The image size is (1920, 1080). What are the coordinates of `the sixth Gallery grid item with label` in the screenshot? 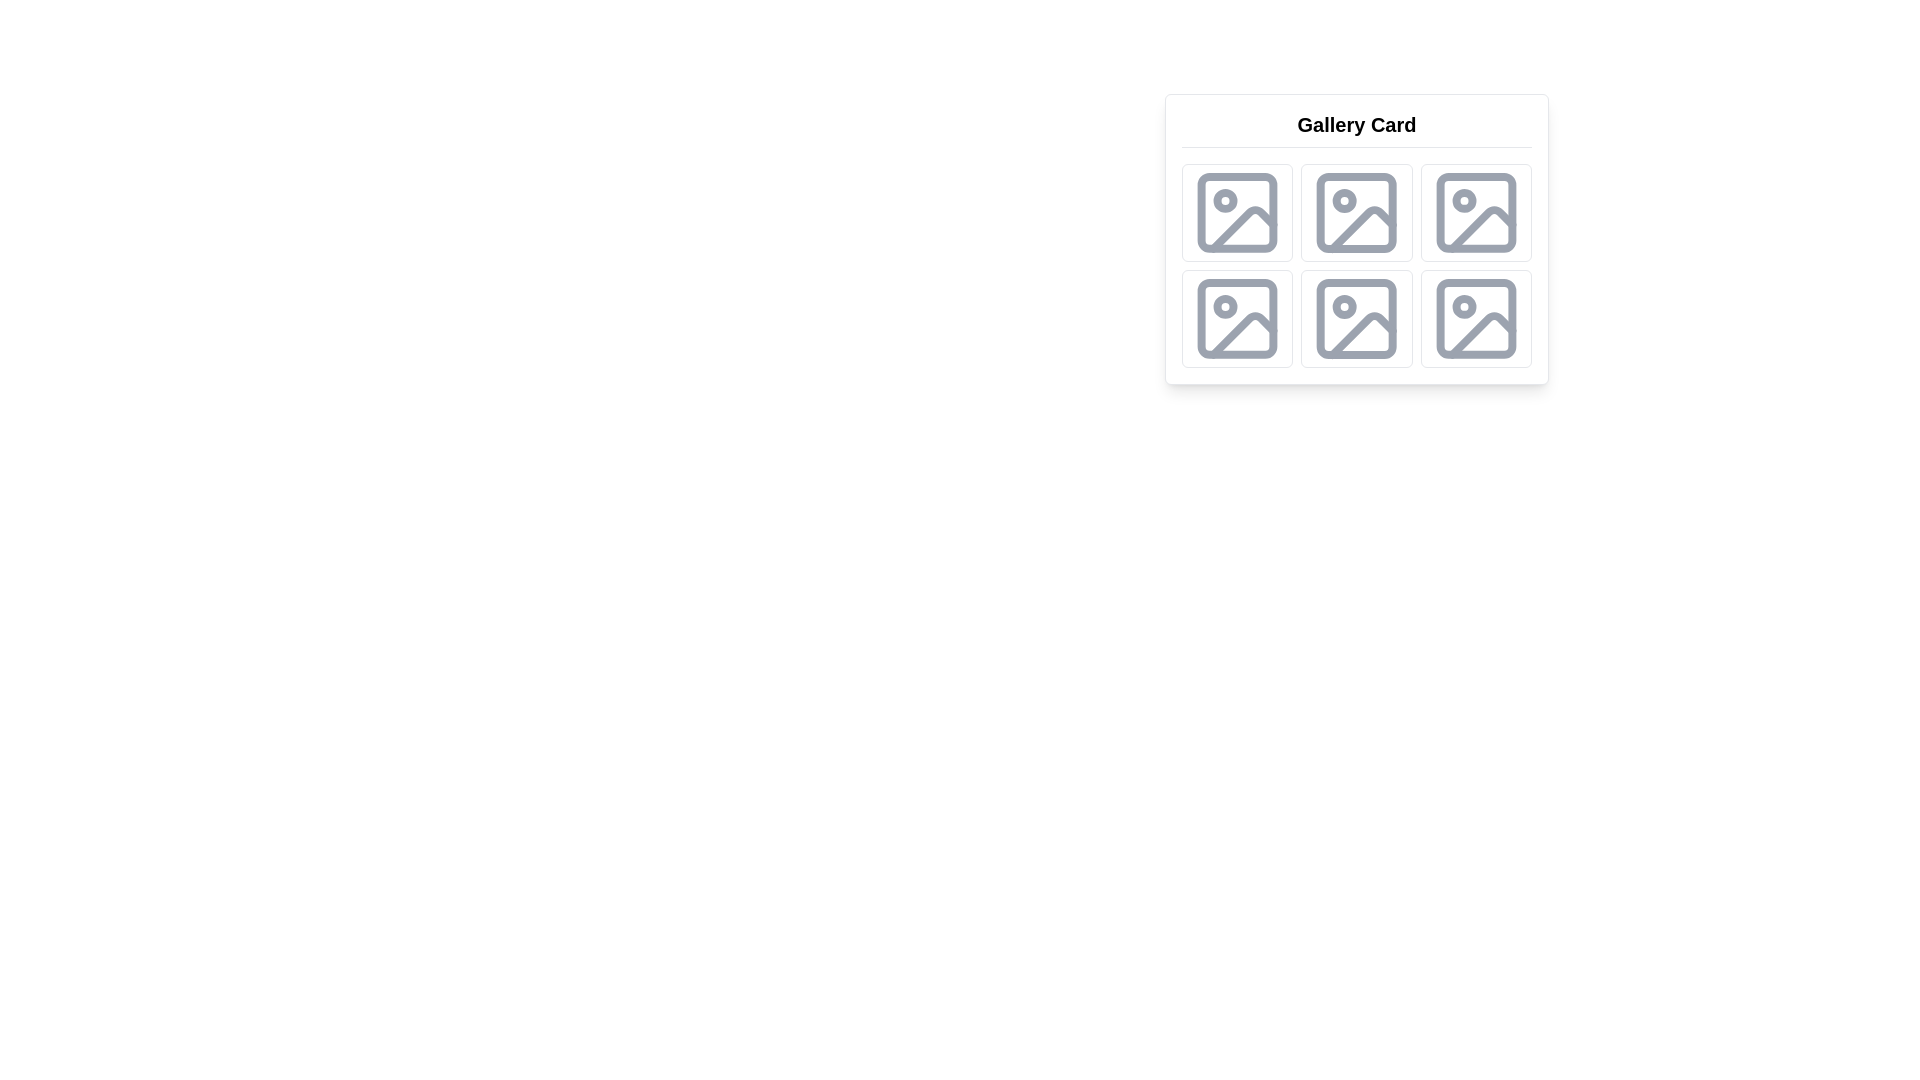 It's located at (1476, 318).